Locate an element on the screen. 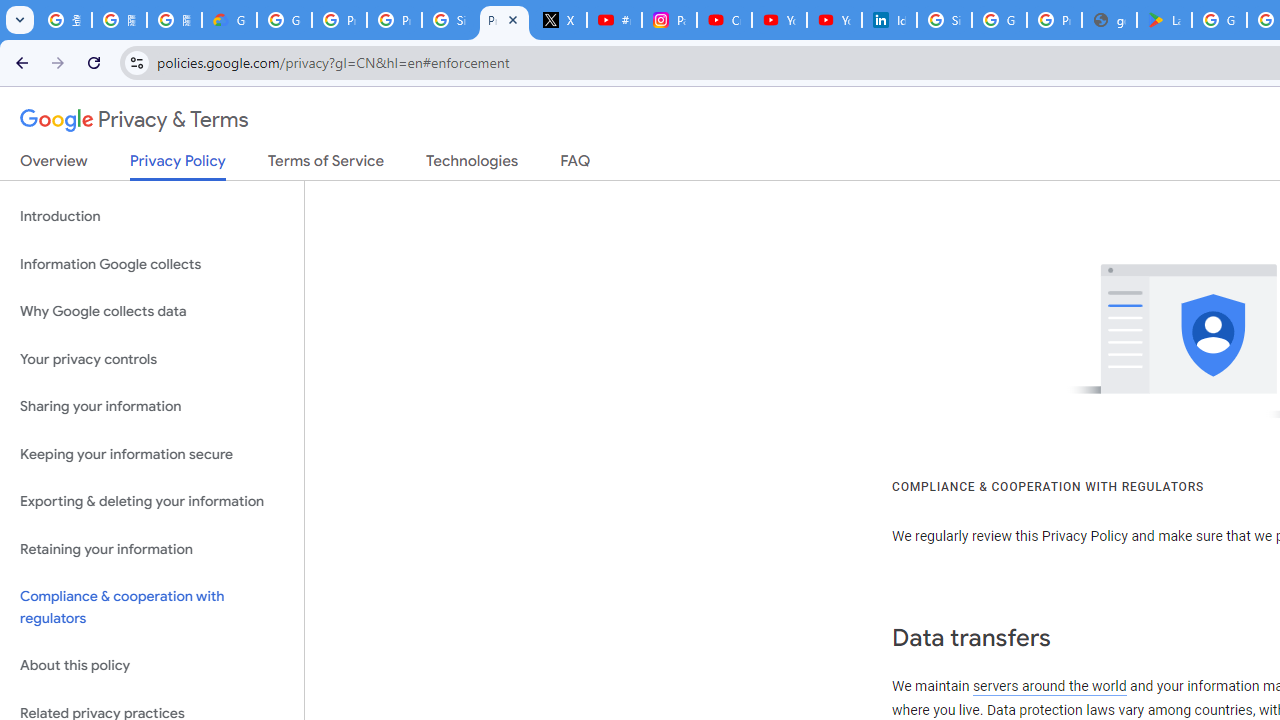  'YouTube Culture & Trends - YouTube Top 10, 2021' is located at coordinates (833, 20).